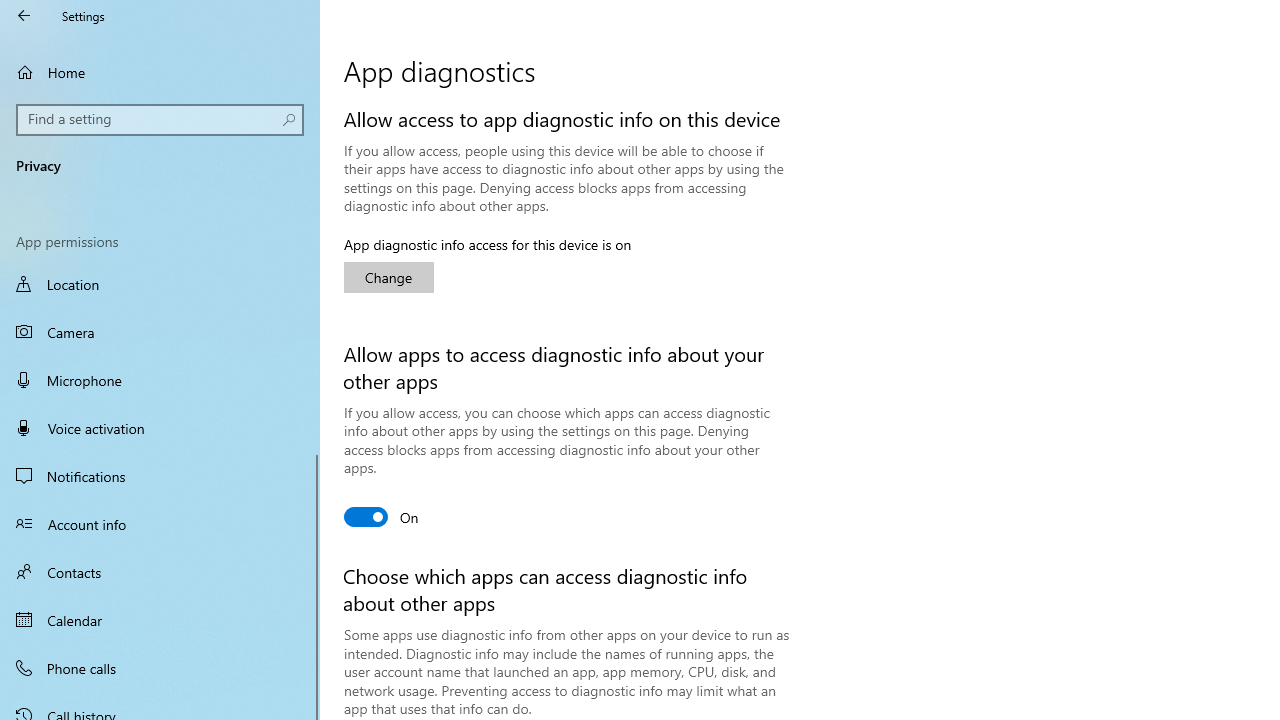  Describe the element at coordinates (160, 379) in the screenshot. I see `'Microphone'` at that location.